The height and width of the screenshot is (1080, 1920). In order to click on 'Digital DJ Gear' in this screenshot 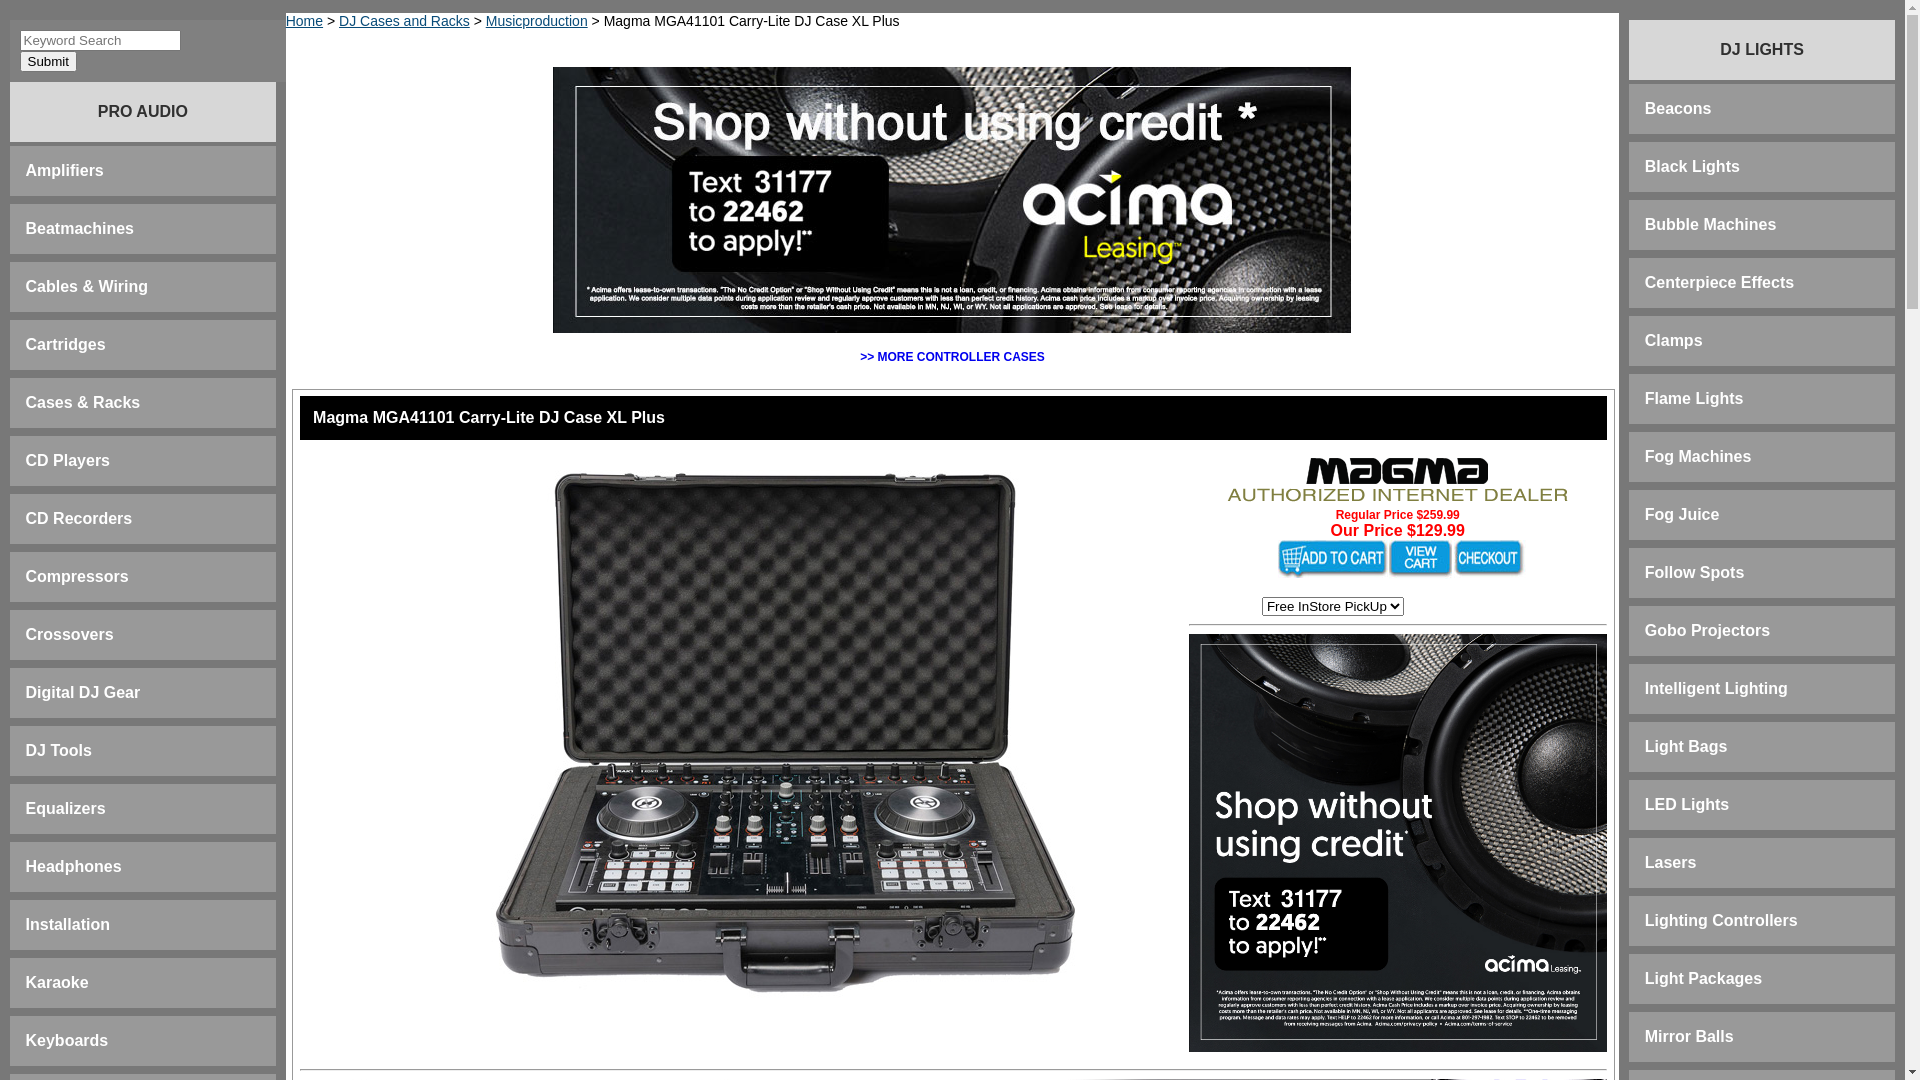, I will do `click(82, 691)`.